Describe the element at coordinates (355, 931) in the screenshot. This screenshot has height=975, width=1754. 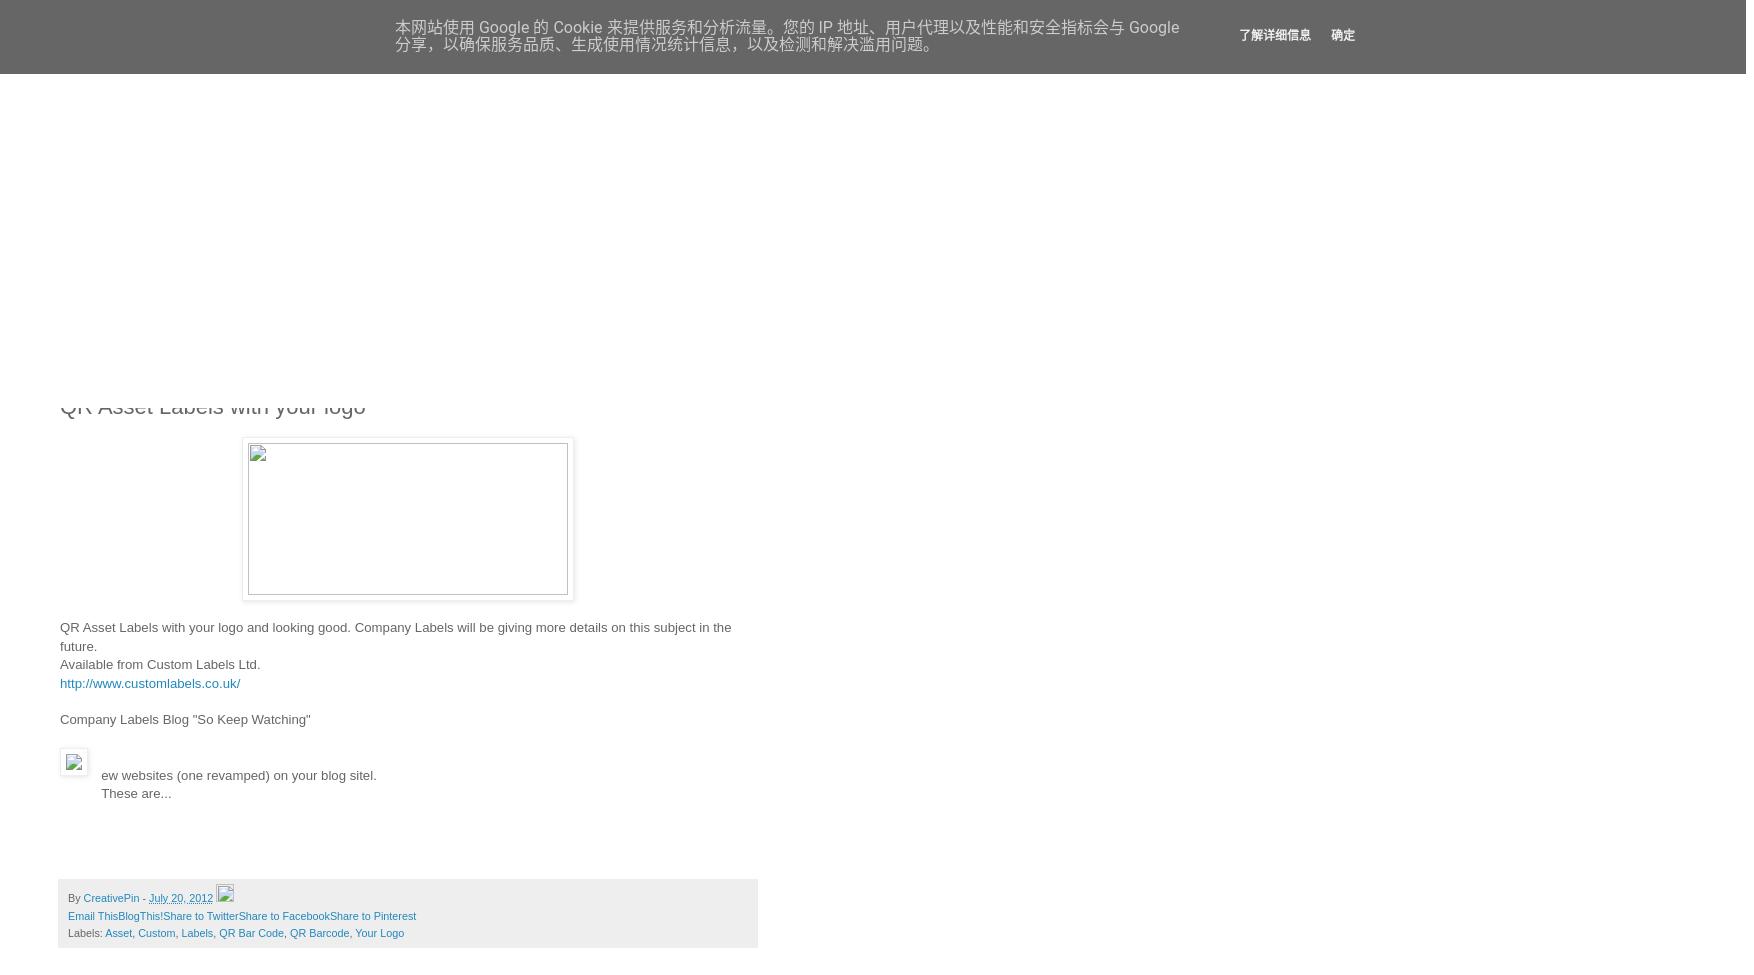
I see `'Your Logo'` at that location.